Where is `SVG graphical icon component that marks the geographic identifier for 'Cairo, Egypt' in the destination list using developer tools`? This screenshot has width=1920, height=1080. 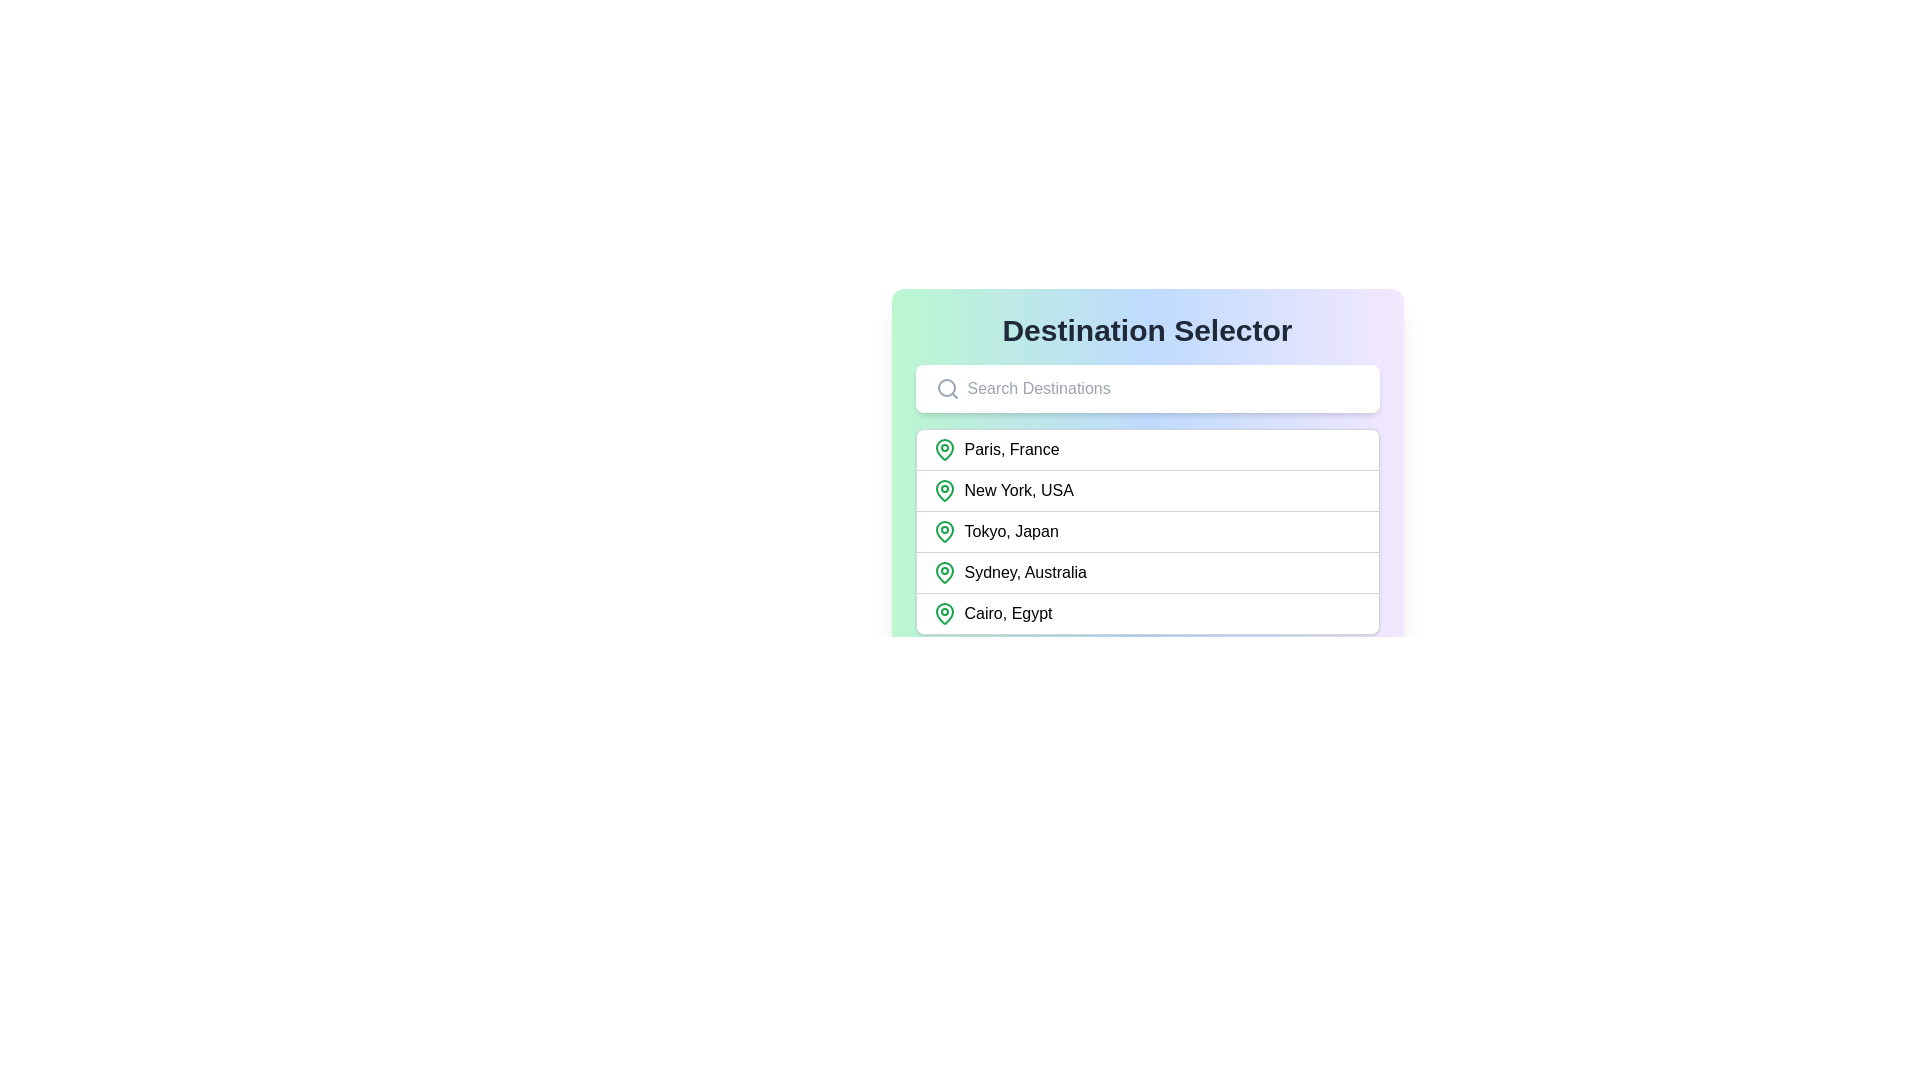 SVG graphical icon component that marks the geographic identifier for 'Cairo, Egypt' in the destination list using developer tools is located at coordinates (943, 612).